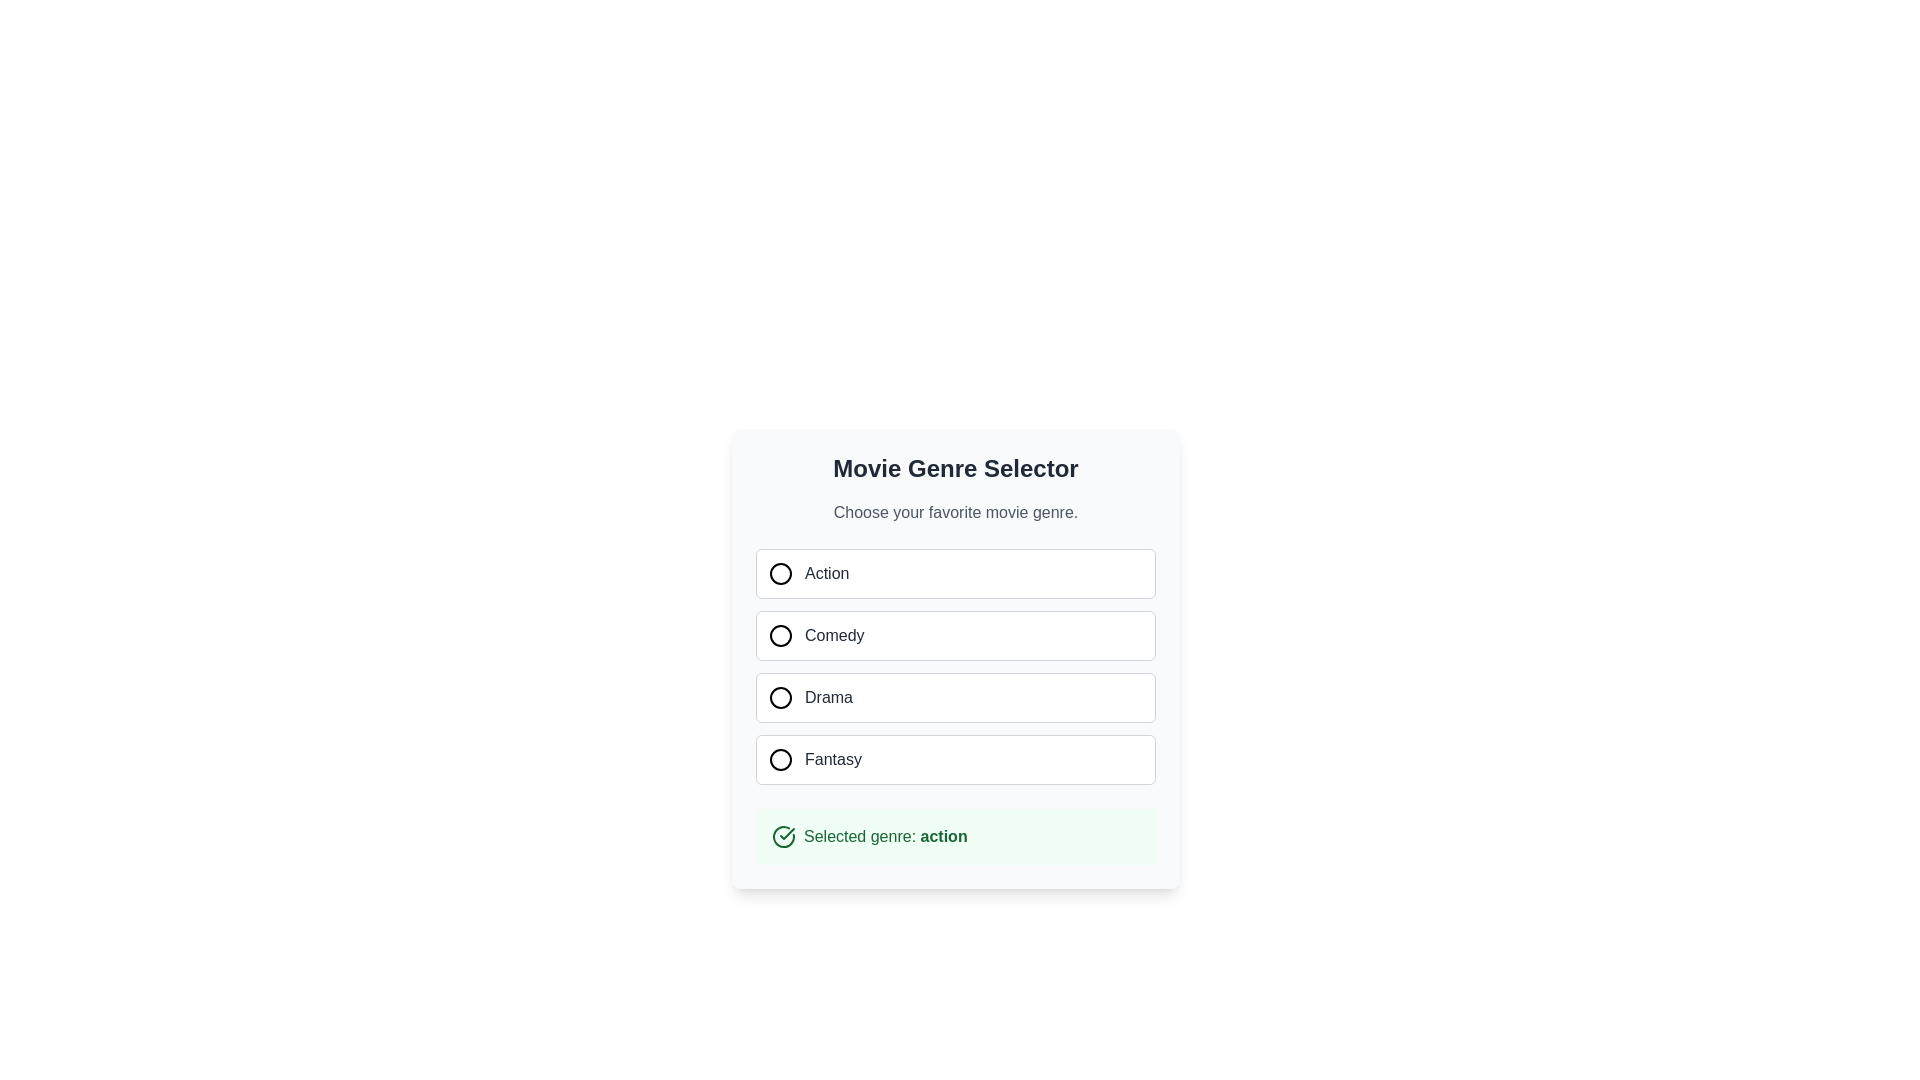  What do you see at coordinates (954, 574) in the screenshot?
I see `the radio button labeled 'Action' in the 'Movie Genre Selector' group` at bounding box center [954, 574].